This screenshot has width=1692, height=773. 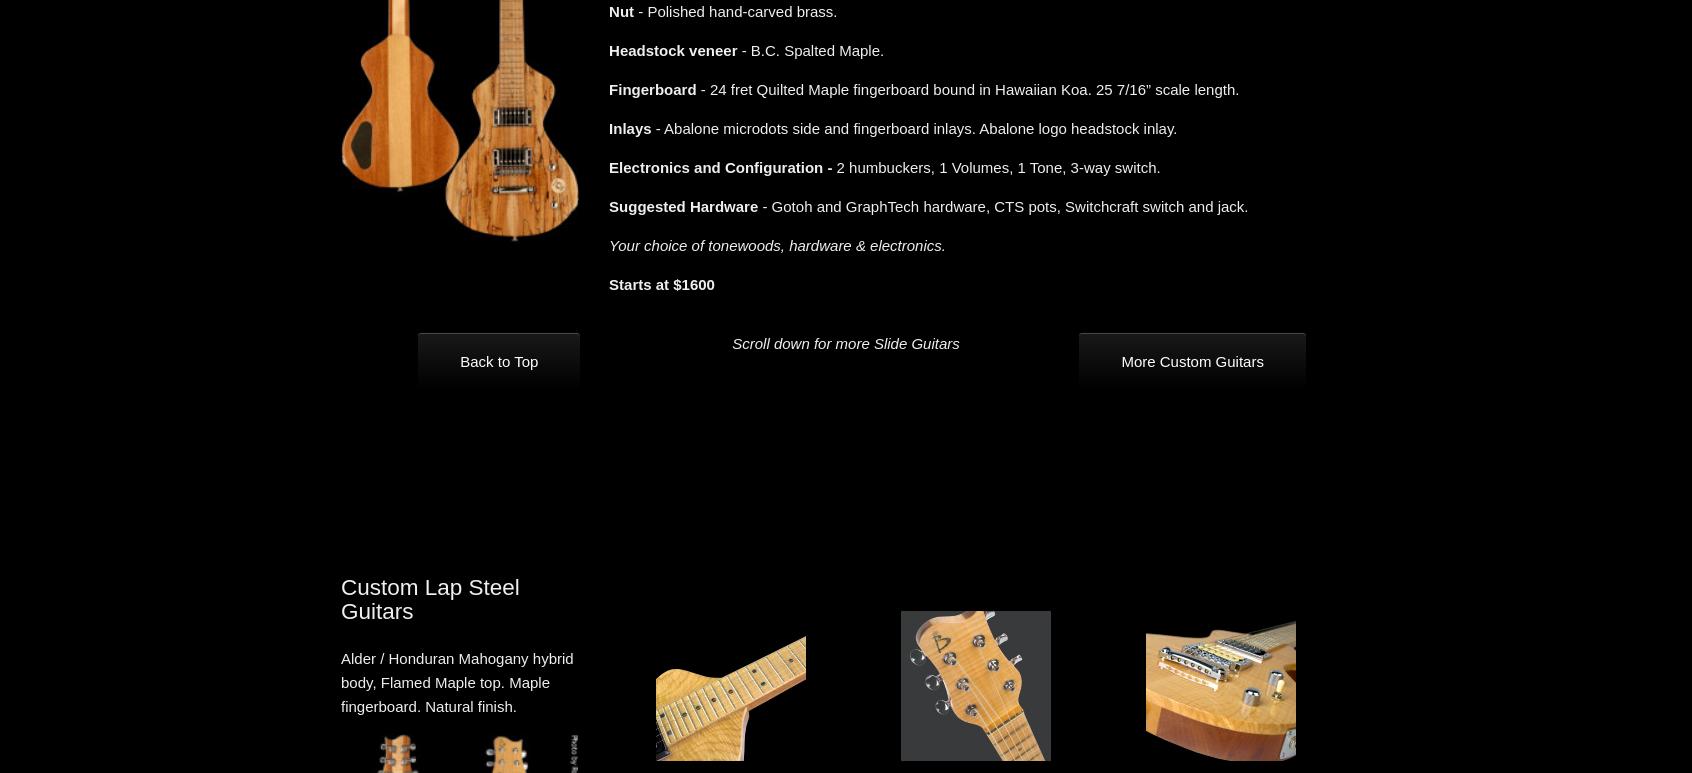 I want to click on '2 humbuckers, 1 Volumes, 1 Tone, 3-way switch.', so click(x=831, y=167).